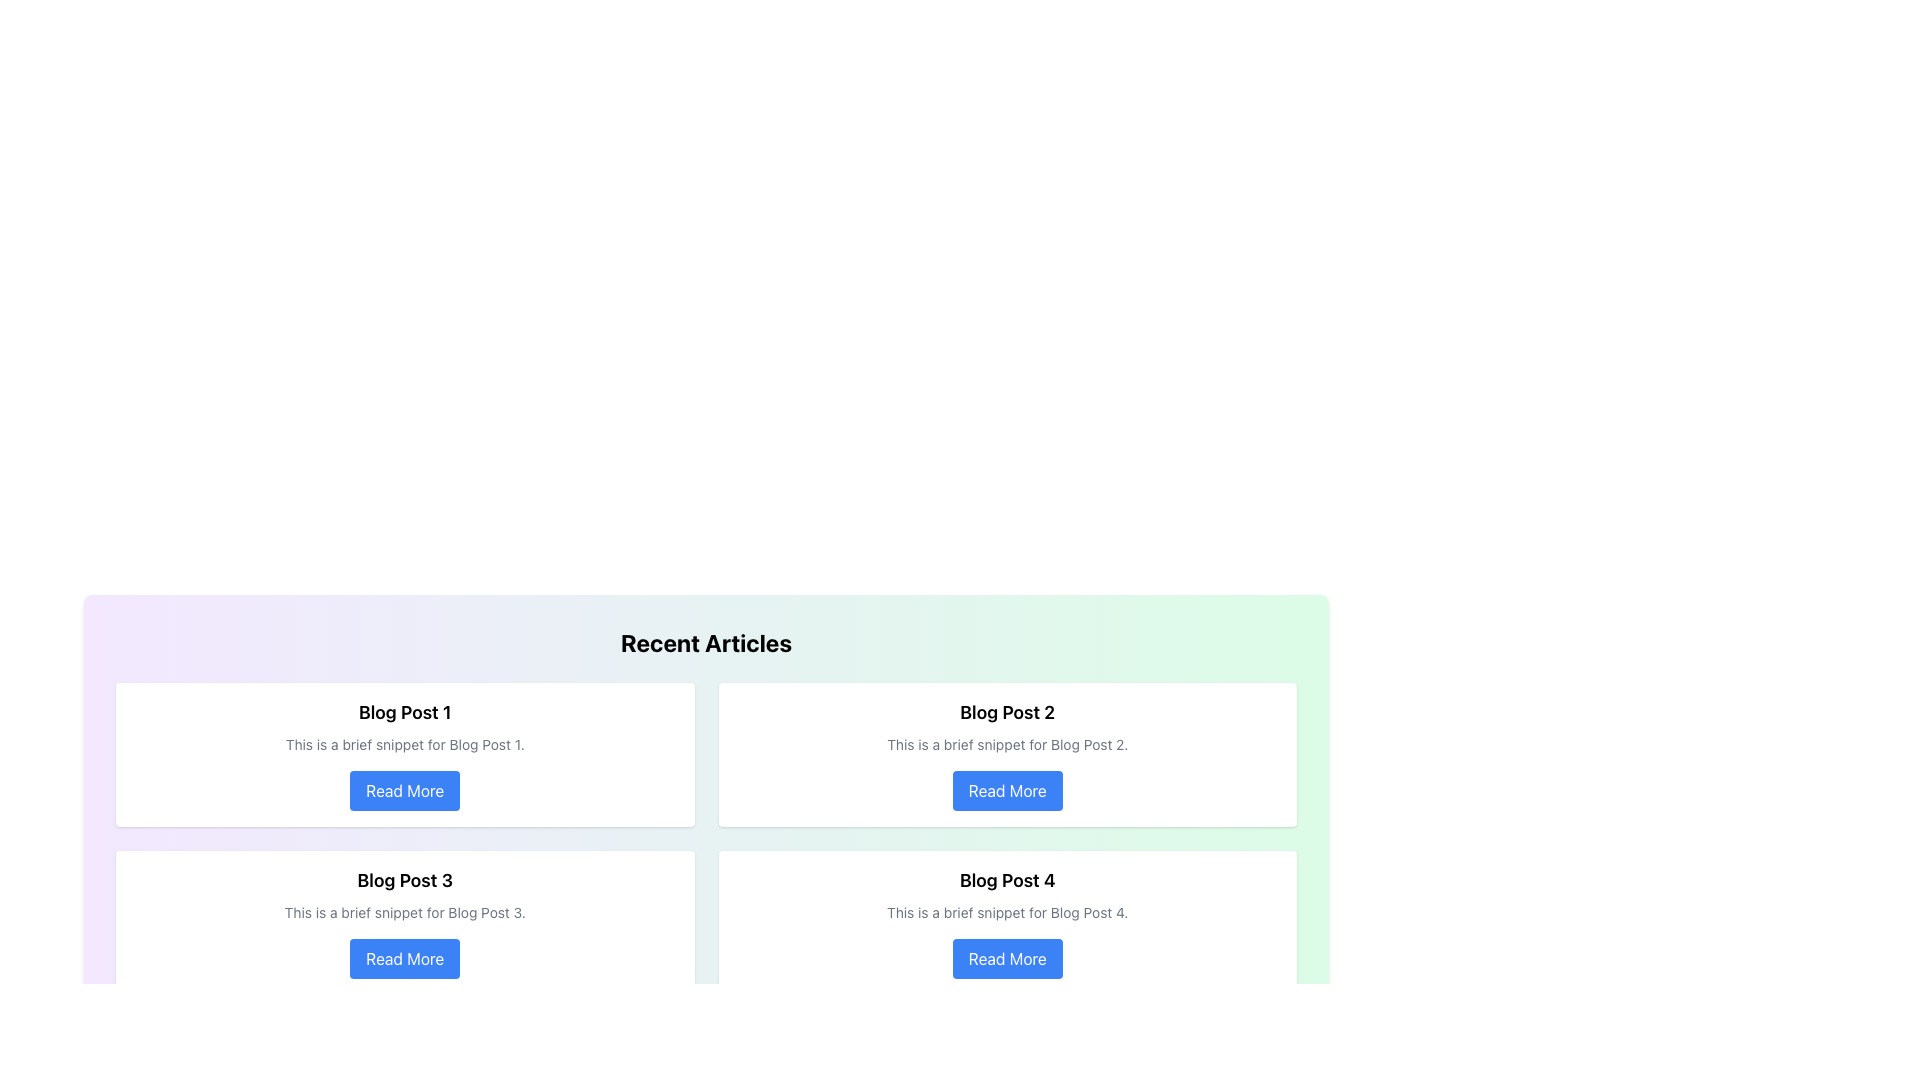  What do you see at coordinates (1007, 789) in the screenshot?
I see `the 'Read More' button located at the bottom-right corner of the 'Blog Post 2' section to observe the hover effect` at bounding box center [1007, 789].